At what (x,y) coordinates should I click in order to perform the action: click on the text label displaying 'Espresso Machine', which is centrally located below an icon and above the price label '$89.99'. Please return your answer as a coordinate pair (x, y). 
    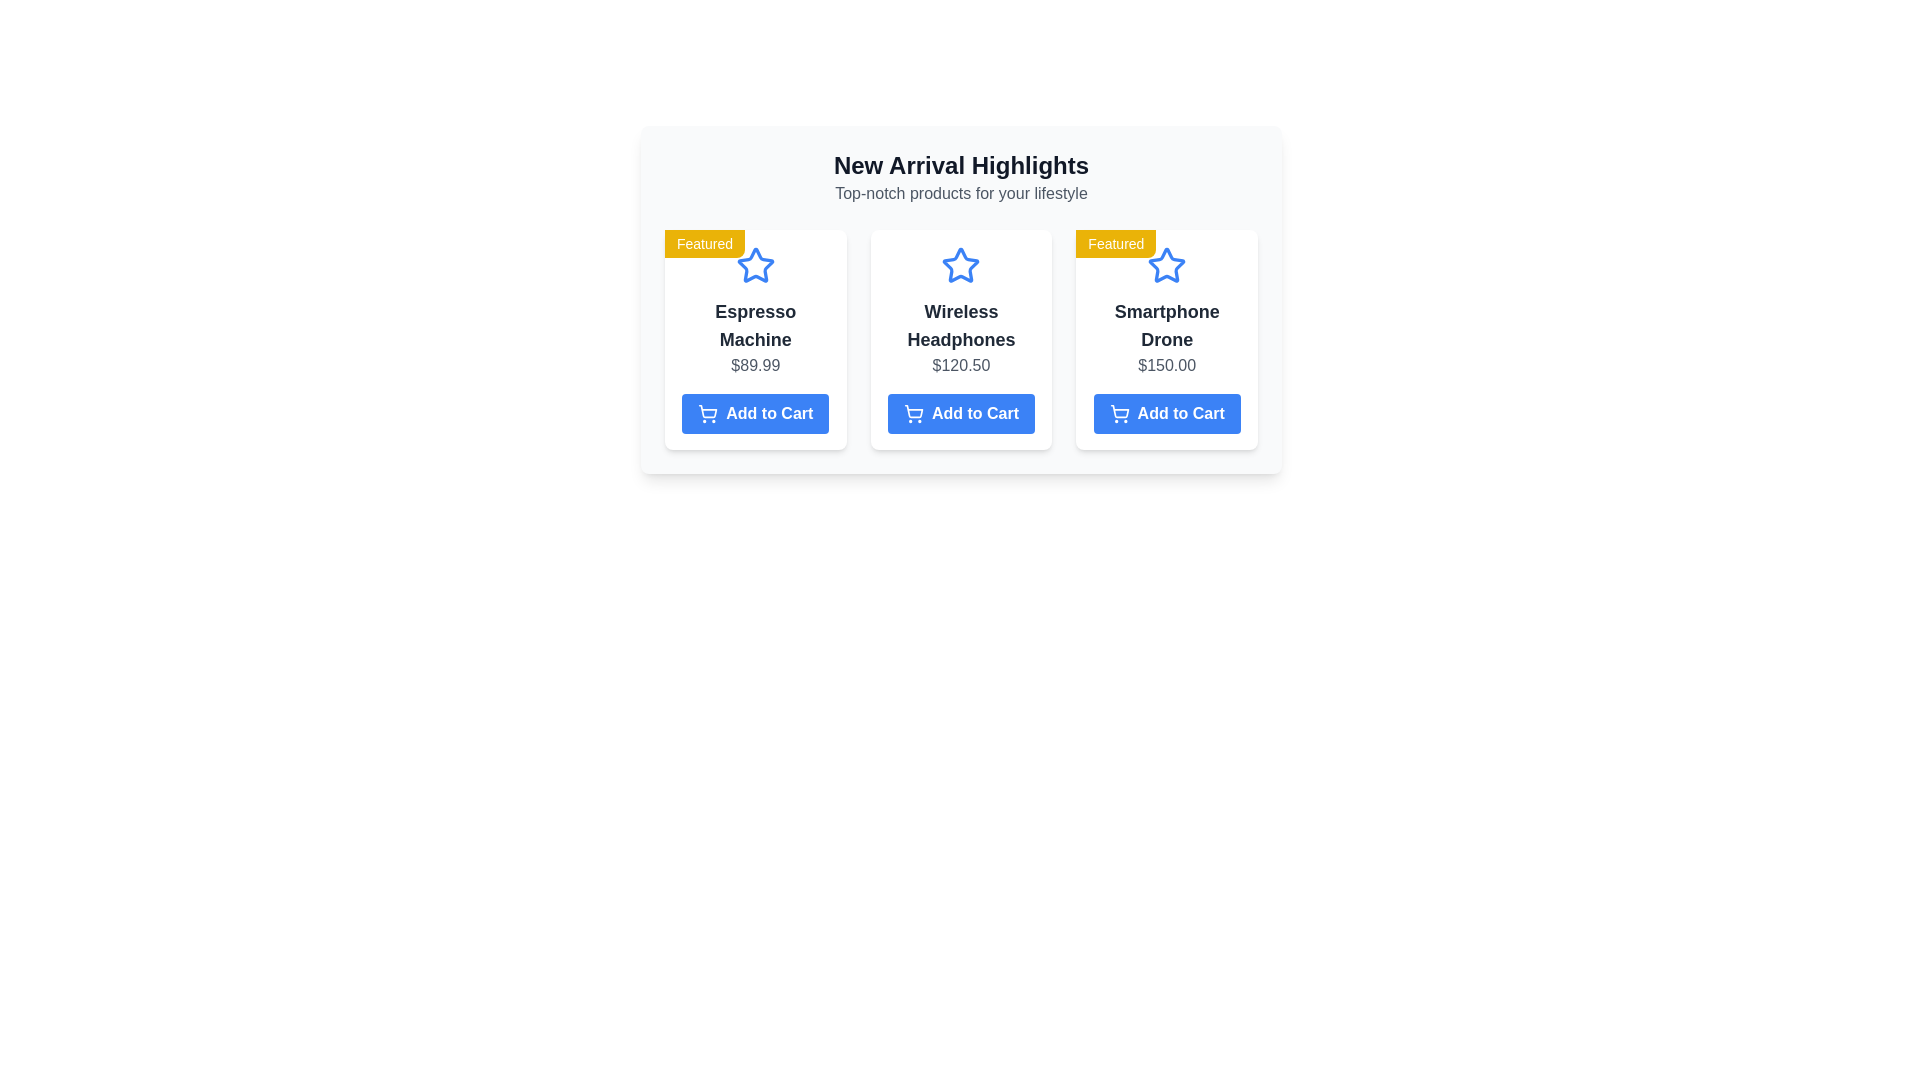
    Looking at the image, I should click on (754, 325).